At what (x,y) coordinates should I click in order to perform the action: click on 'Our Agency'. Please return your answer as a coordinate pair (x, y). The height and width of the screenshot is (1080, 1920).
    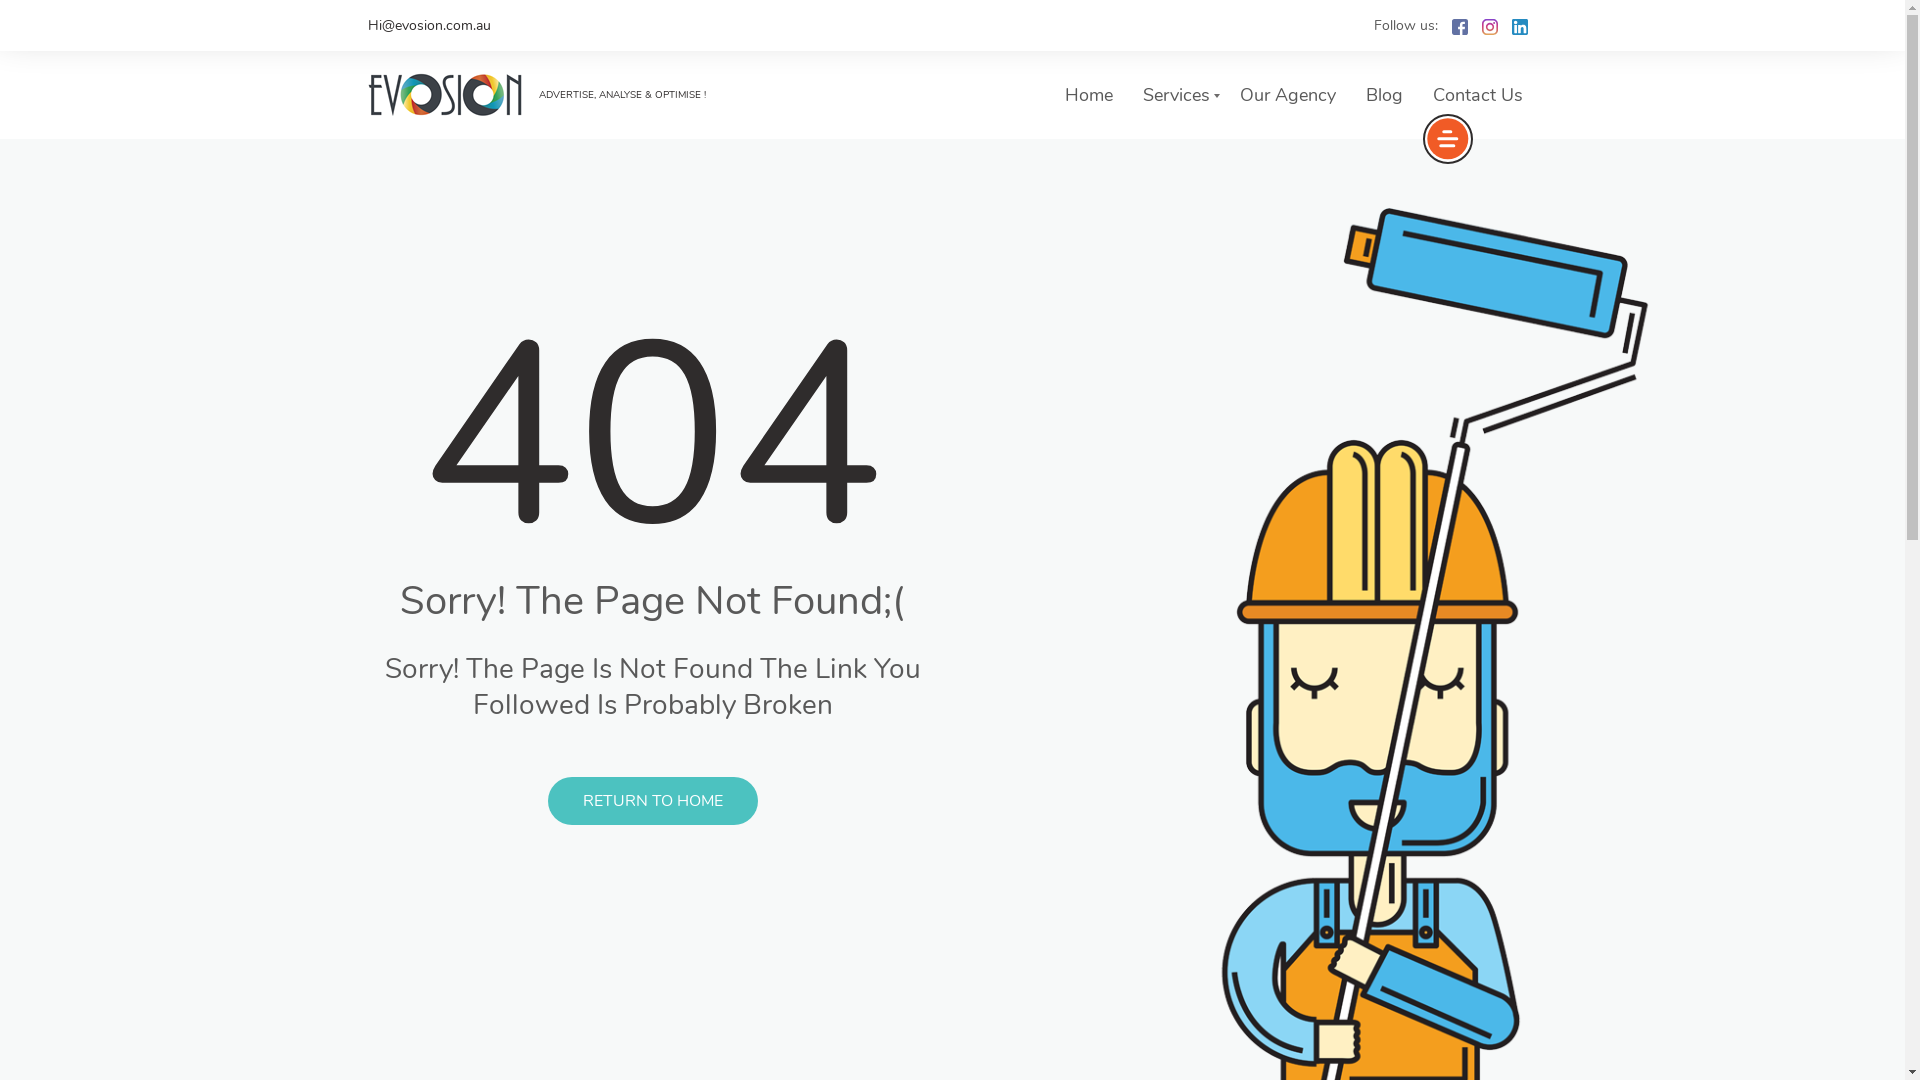
    Looking at the image, I should click on (1287, 95).